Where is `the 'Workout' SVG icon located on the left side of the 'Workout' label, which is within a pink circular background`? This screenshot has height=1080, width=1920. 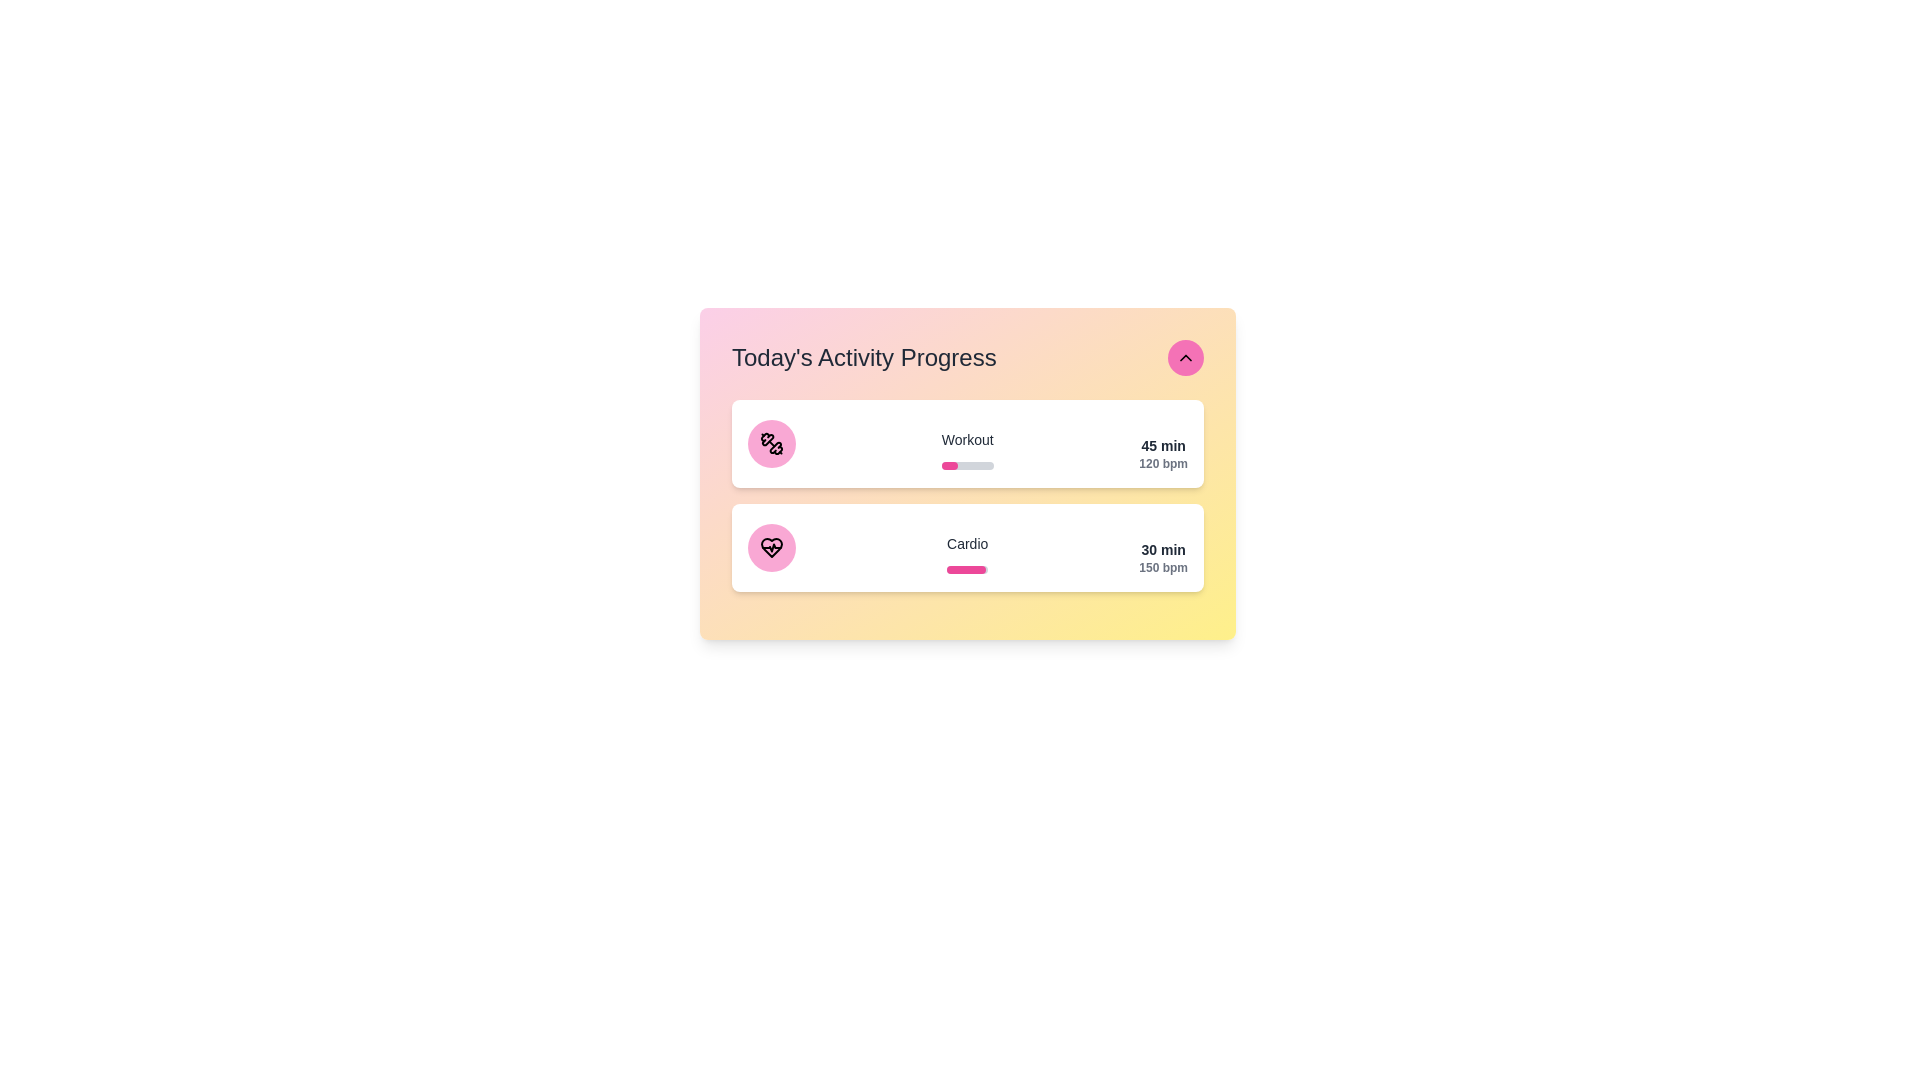 the 'Workout' SVG icon located on the left side of the 'Workout' label, which is within a pink circular background is located at coordinates (771, 442).